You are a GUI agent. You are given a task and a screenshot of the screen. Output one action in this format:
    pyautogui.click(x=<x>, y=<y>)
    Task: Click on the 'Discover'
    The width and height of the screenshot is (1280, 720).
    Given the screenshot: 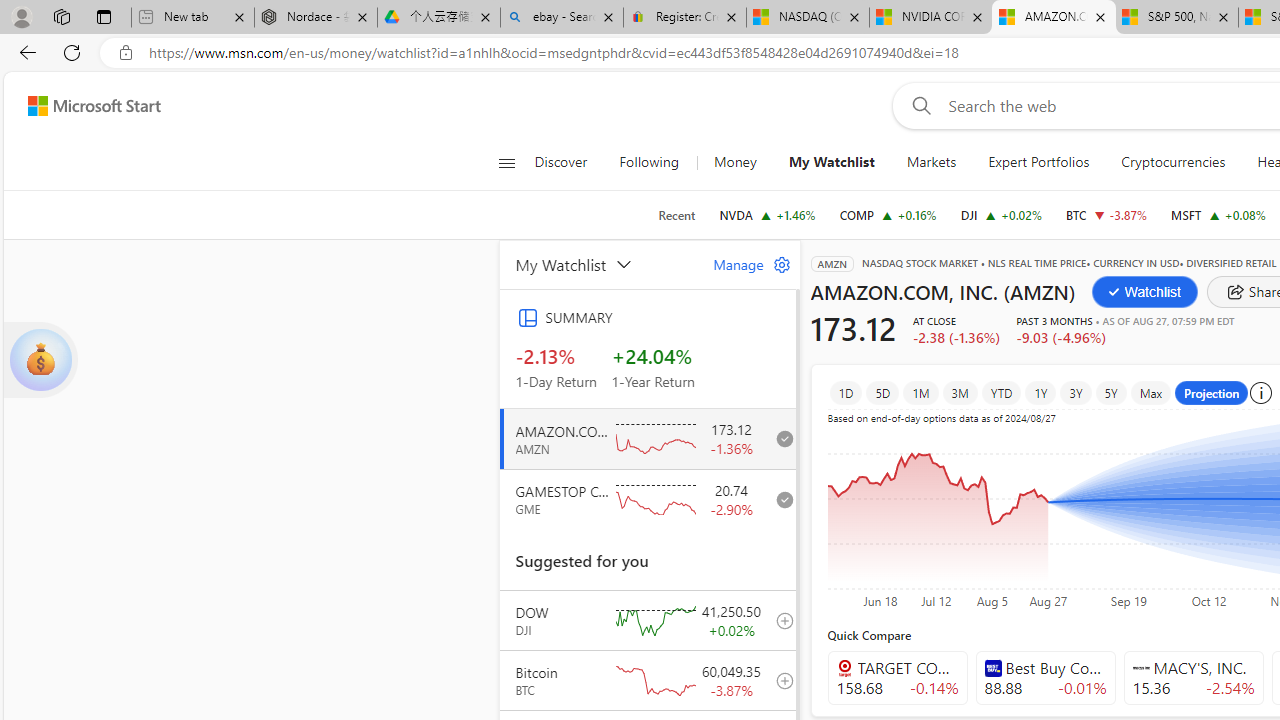 What is the action you would take?
    pyautogui.click(x=560, y=162)
    